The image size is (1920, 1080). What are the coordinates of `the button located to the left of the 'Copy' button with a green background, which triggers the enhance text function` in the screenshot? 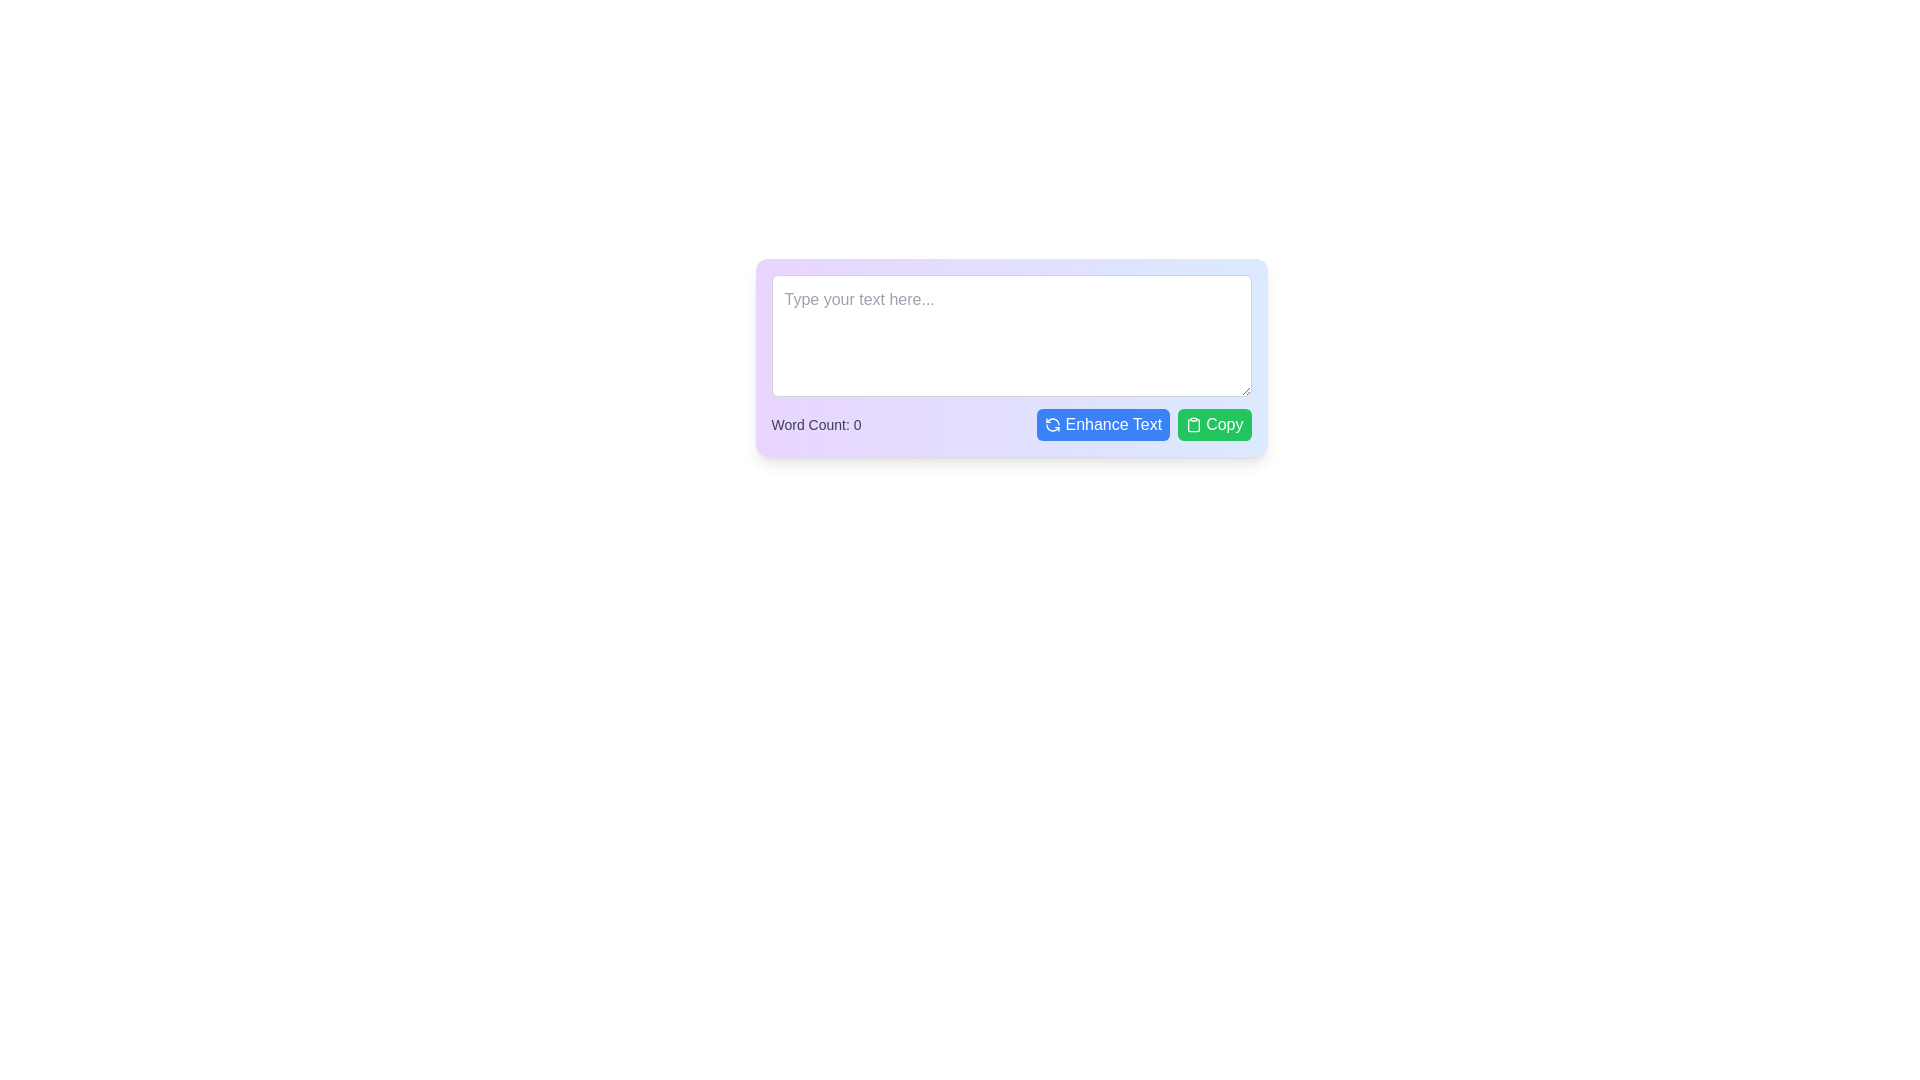 It's located at (1144, 423).